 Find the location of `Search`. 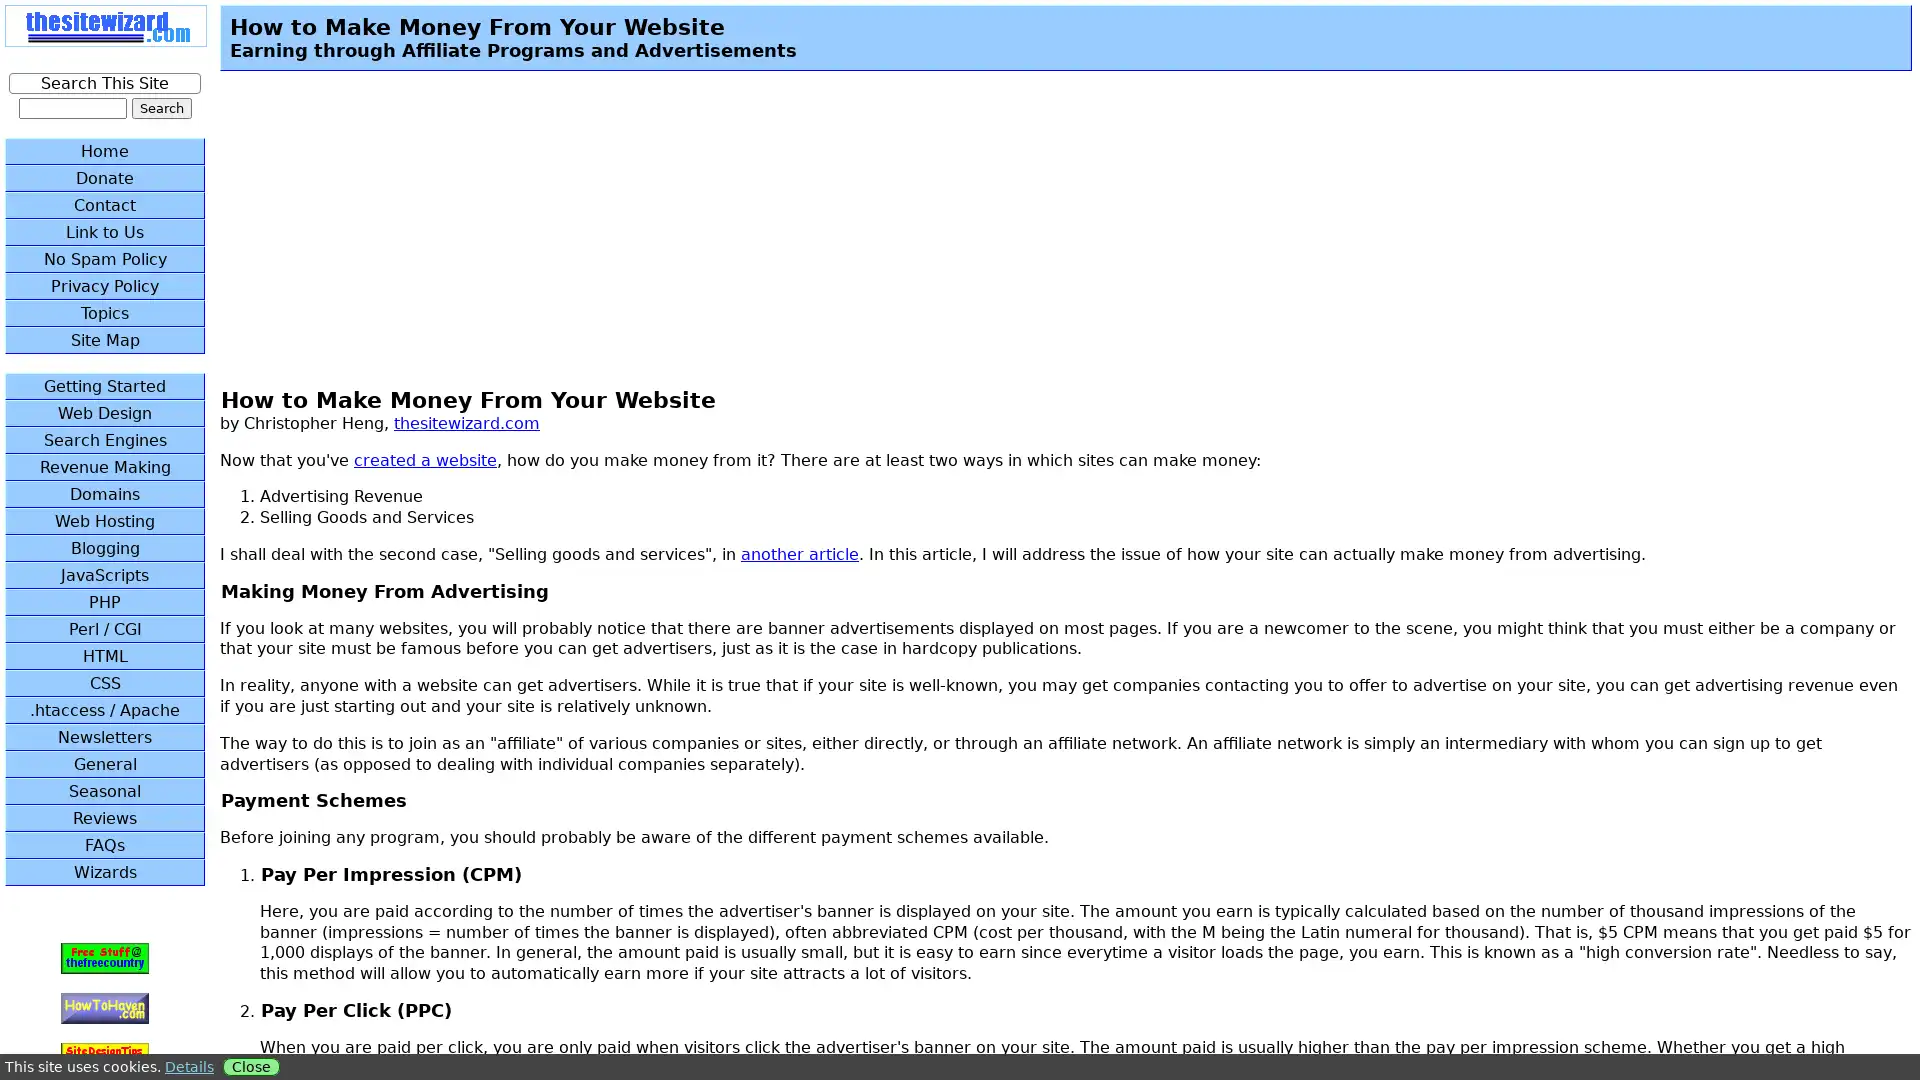

Search is located at coordinates (161, 108).